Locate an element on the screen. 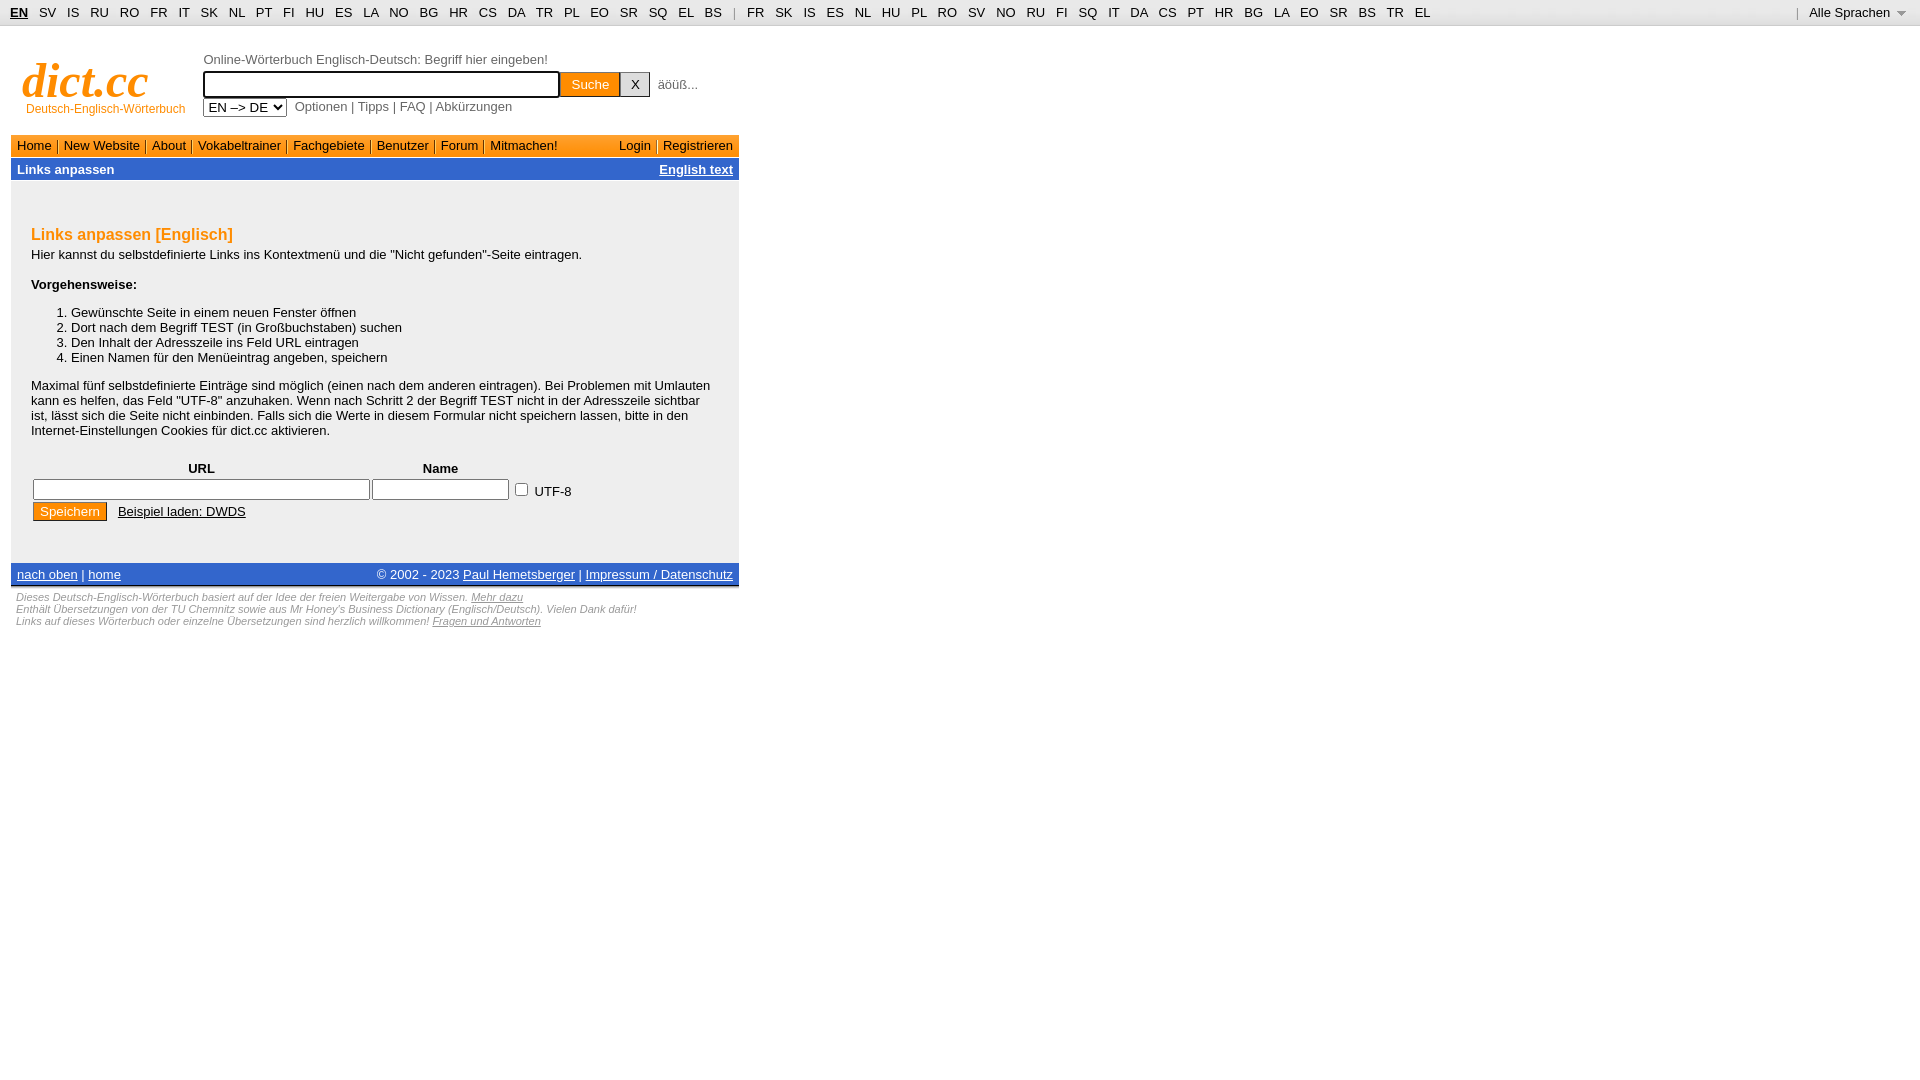 This screenshot has height=1080, width=1920. 'Vokabeltrainer' is located at coordinates (239, 144).